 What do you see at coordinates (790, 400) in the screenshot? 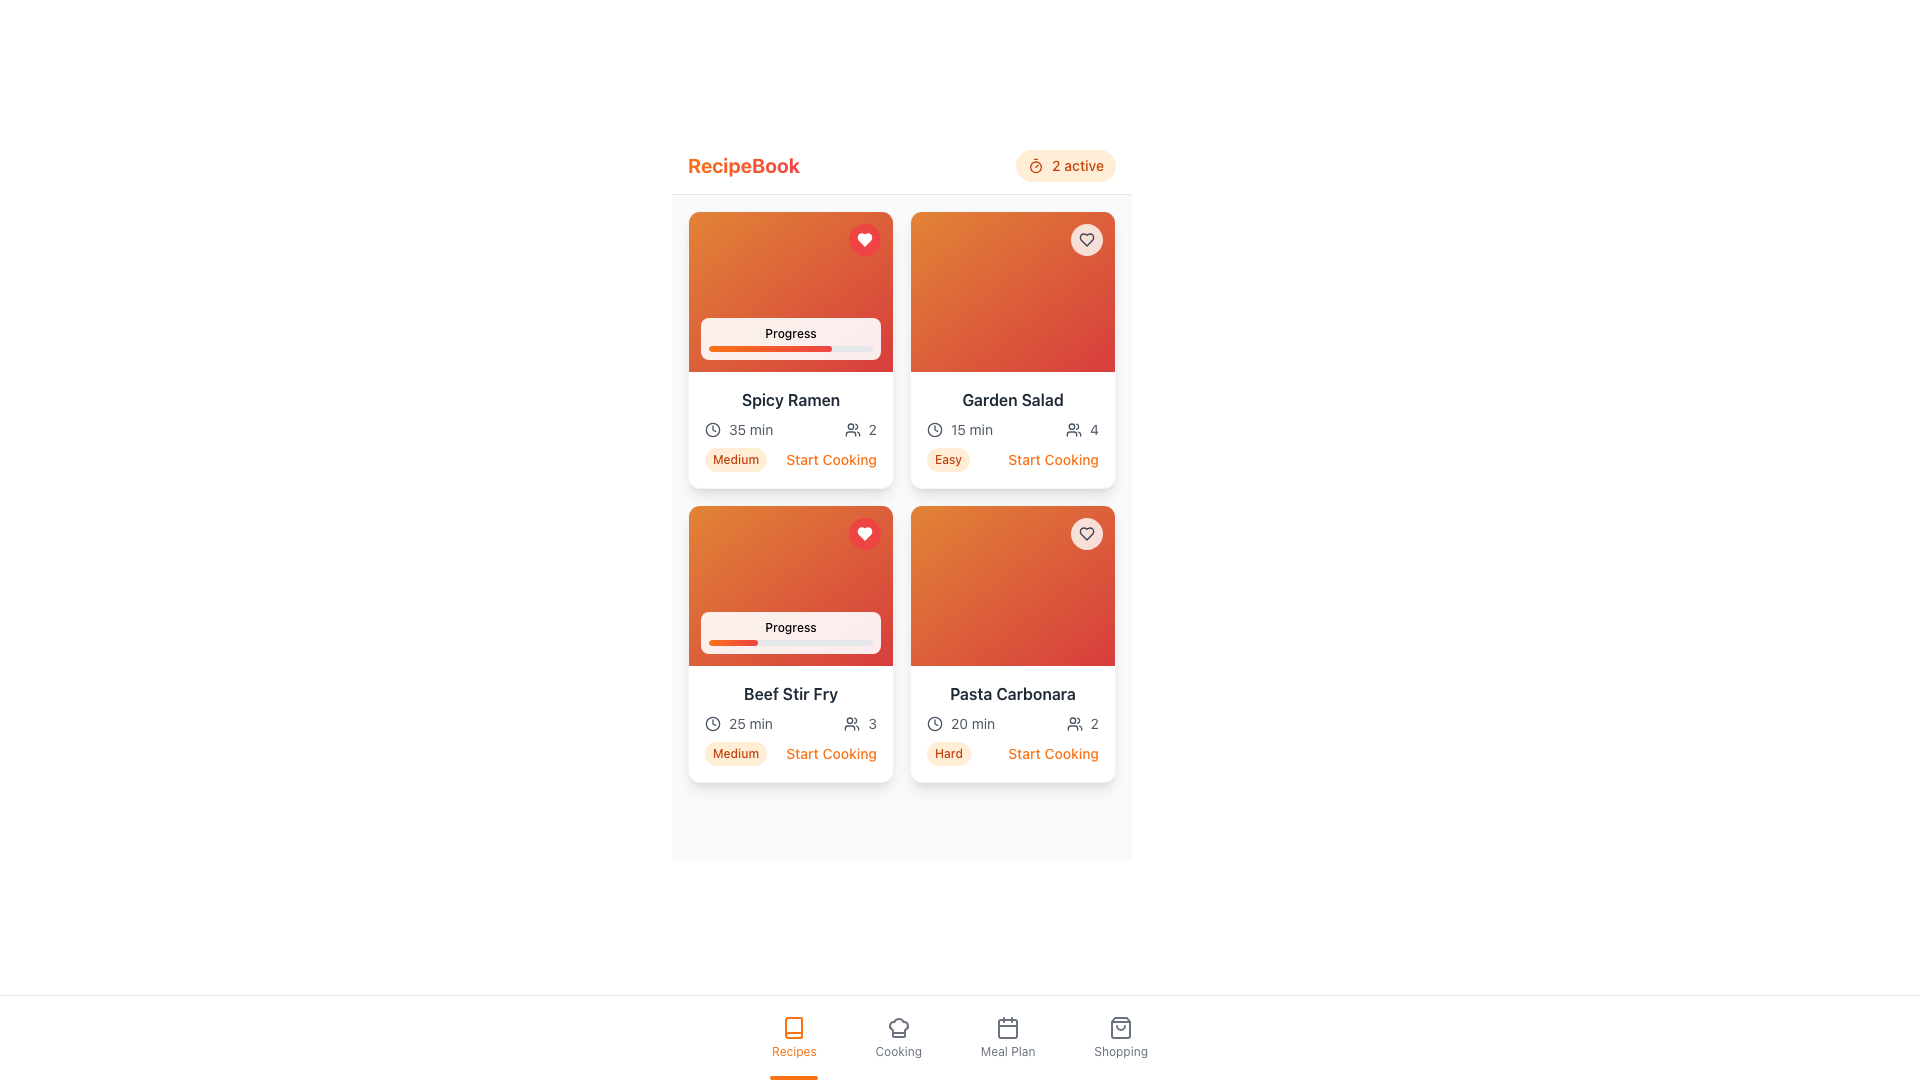
I see `the 'Spicy Ramen' text label, which is styled in bold dark gray color and positioned centrally on the first recipe card in the grid, located below the progress bar and above preparation time and difficulty details` at bounding box center [790, 400].